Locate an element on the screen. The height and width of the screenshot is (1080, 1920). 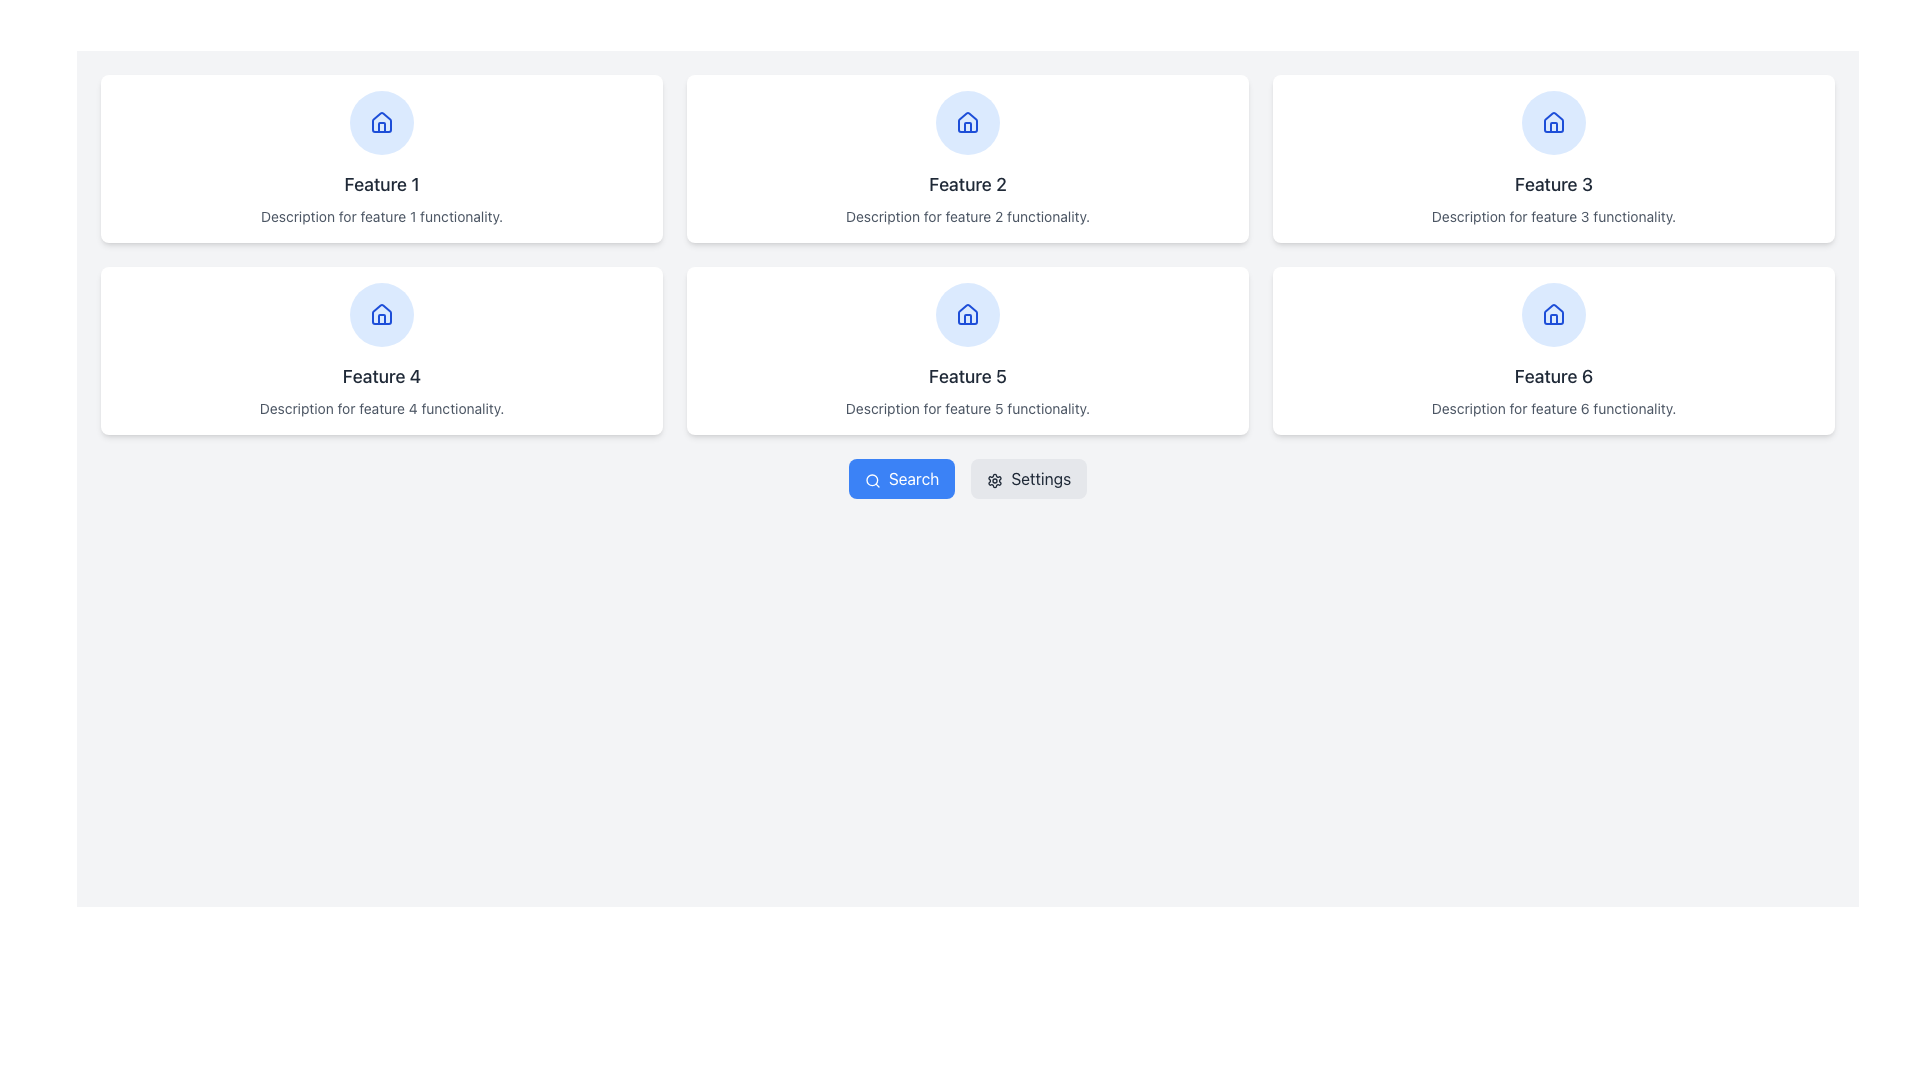
the textual description styled with a small, gray font located below the 'Feature 5' heading, which states 'Description for feature 5 functionality.' is located at coordinates (968, 407).